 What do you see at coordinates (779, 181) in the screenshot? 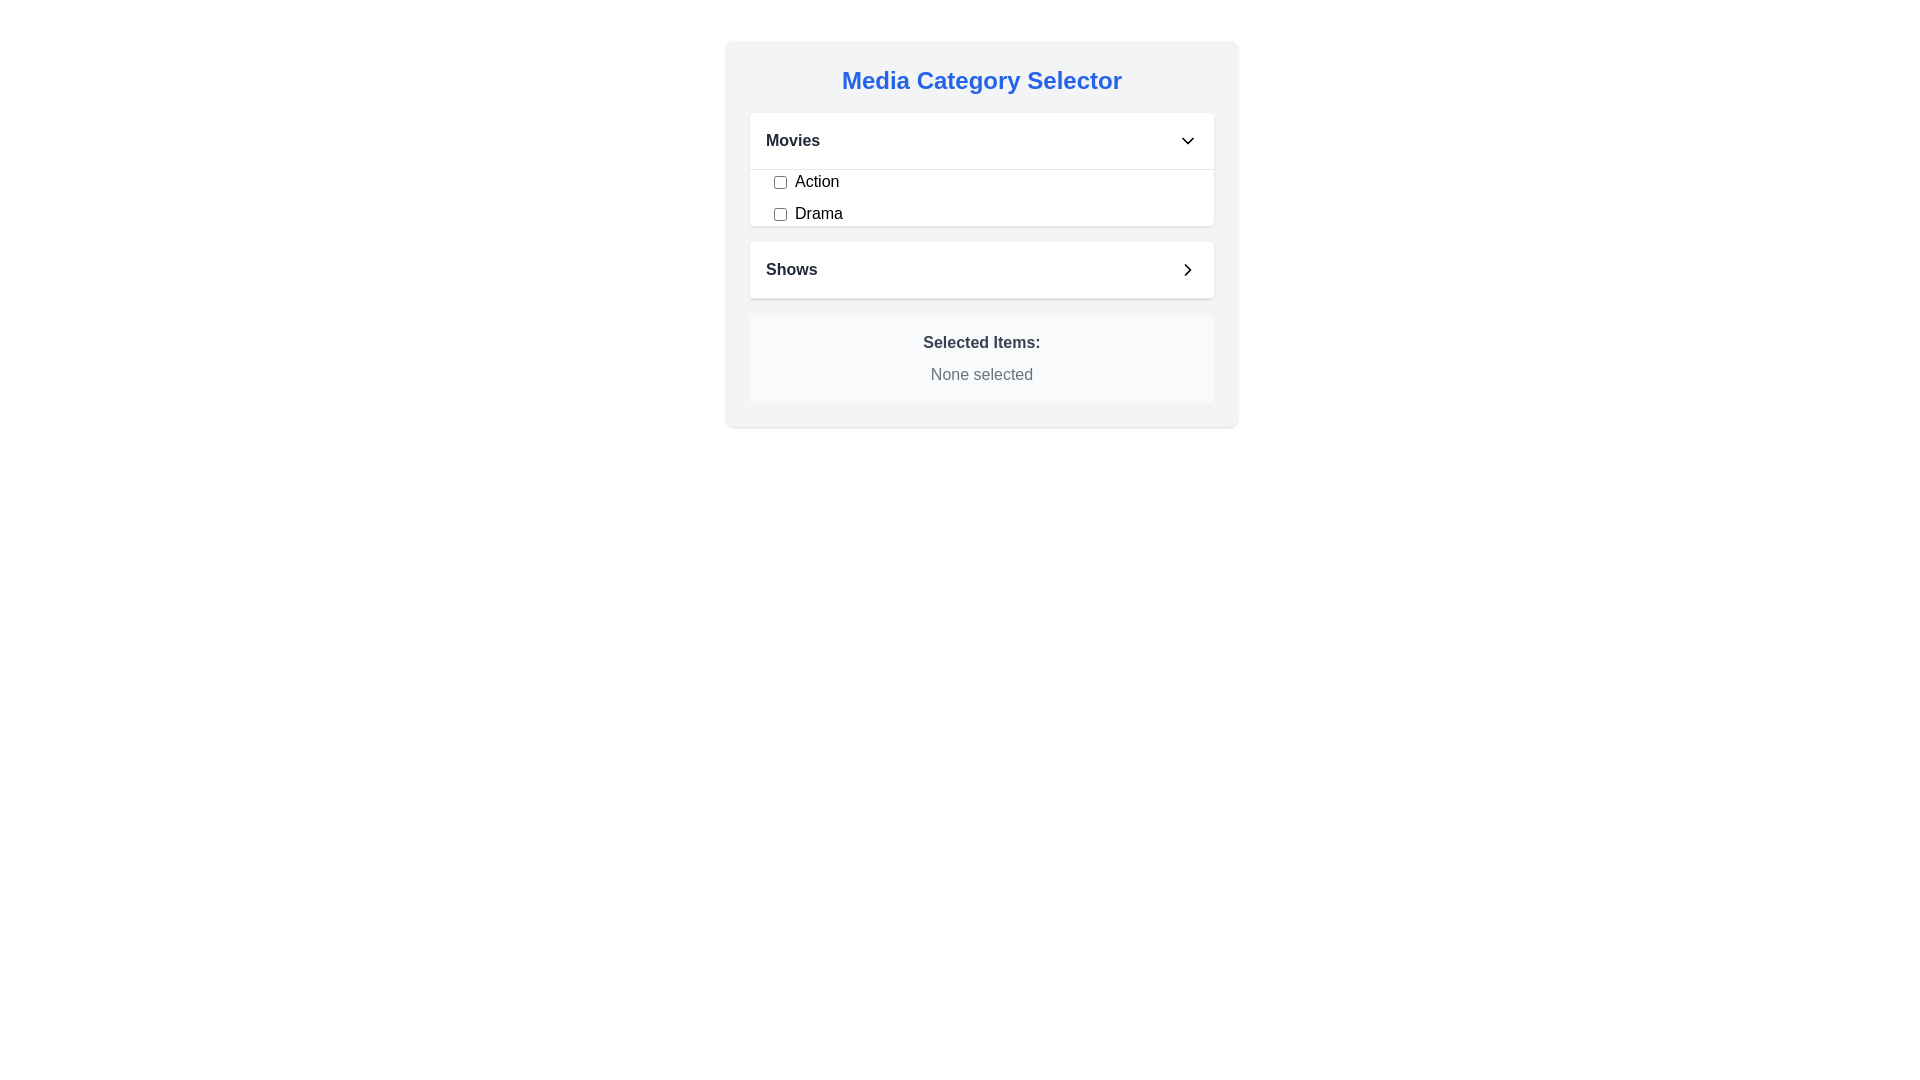
I see `the checkbox associated with the 'Action' genre in the 'Movies' category` at bounding box center [779, 181].